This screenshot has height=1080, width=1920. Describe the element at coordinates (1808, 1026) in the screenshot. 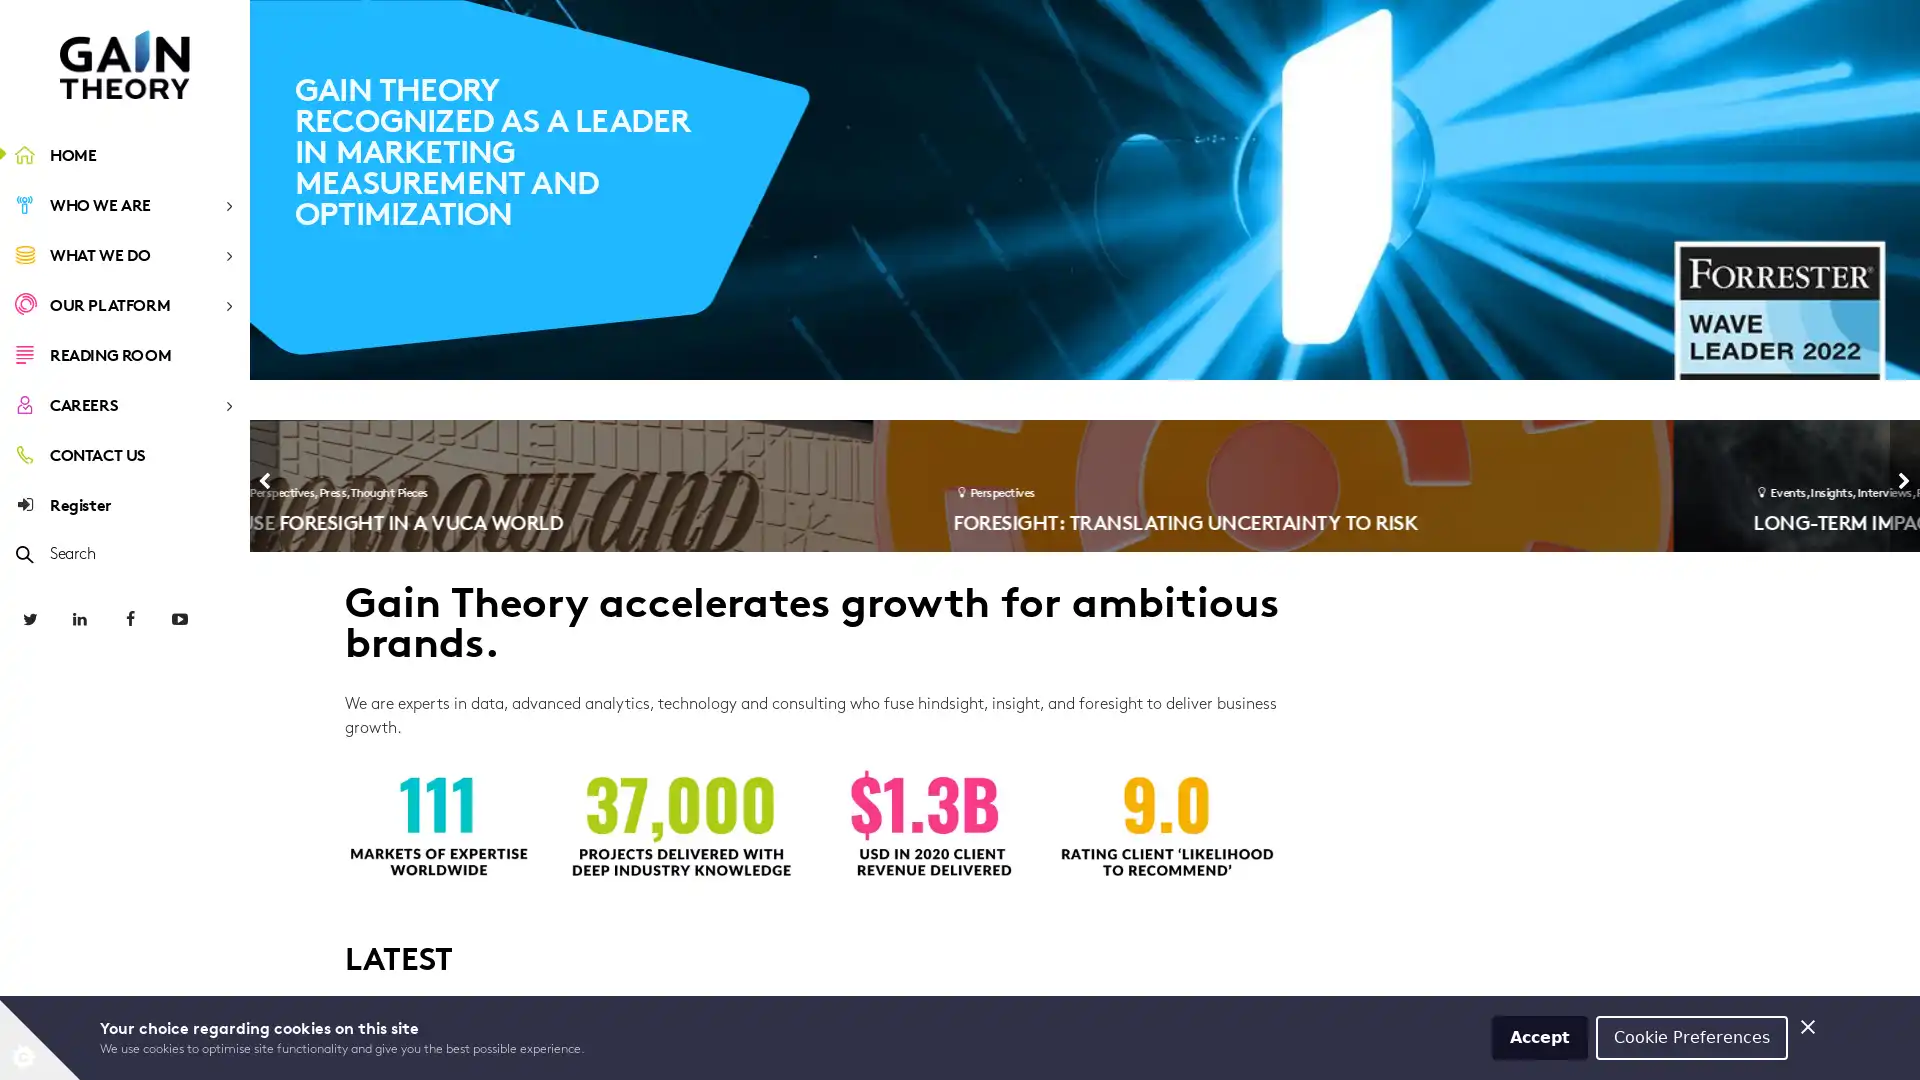

I see `Close` at that location.